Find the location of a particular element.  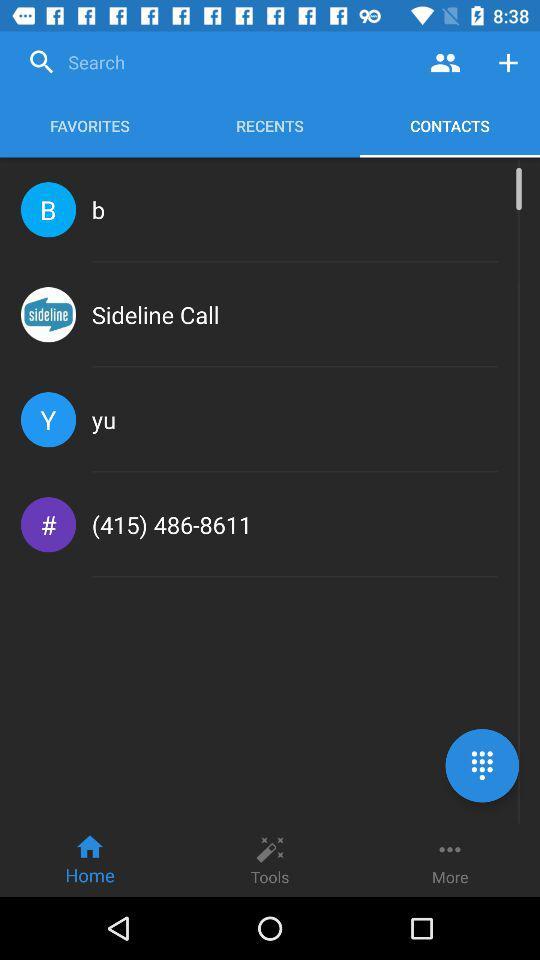

the dialpad icon is located at coordinates (481, 764).